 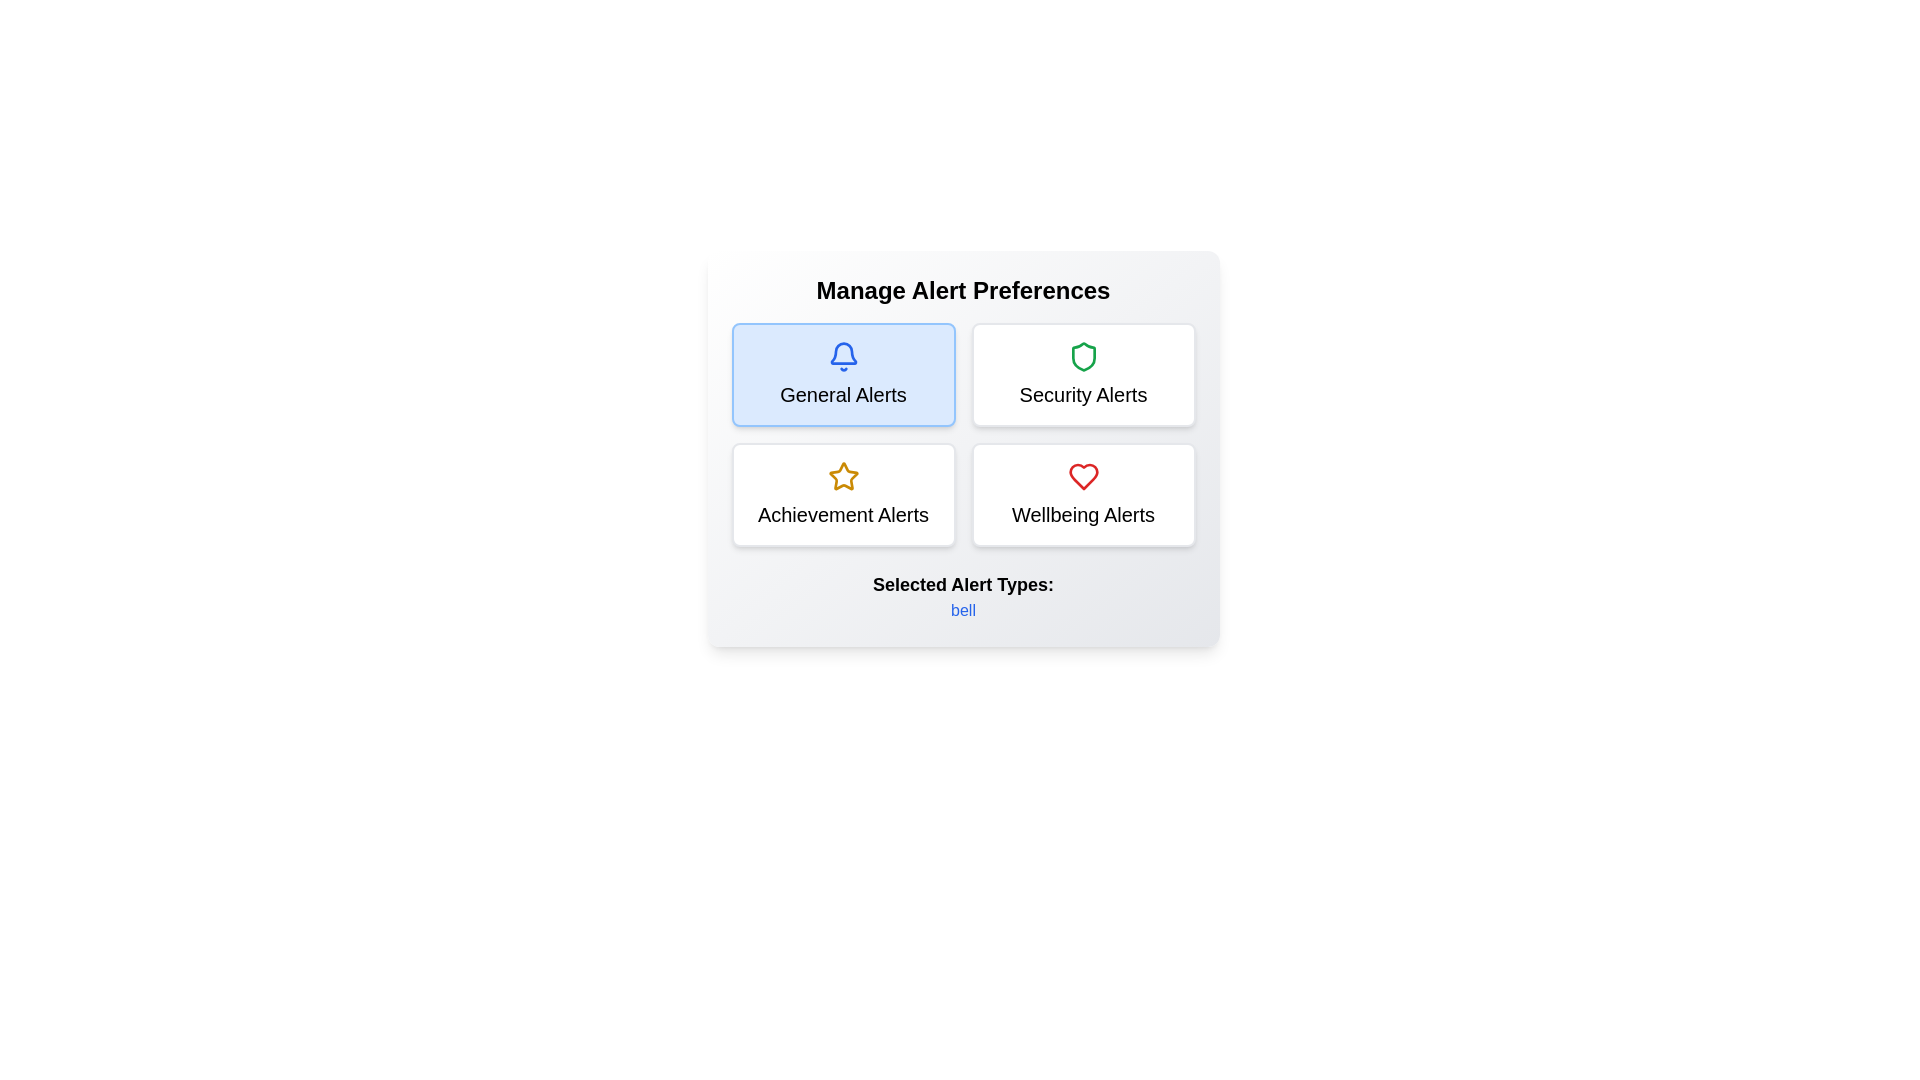 I want to click on the alert type Achievement Alerts, so click(x=843, y=494).